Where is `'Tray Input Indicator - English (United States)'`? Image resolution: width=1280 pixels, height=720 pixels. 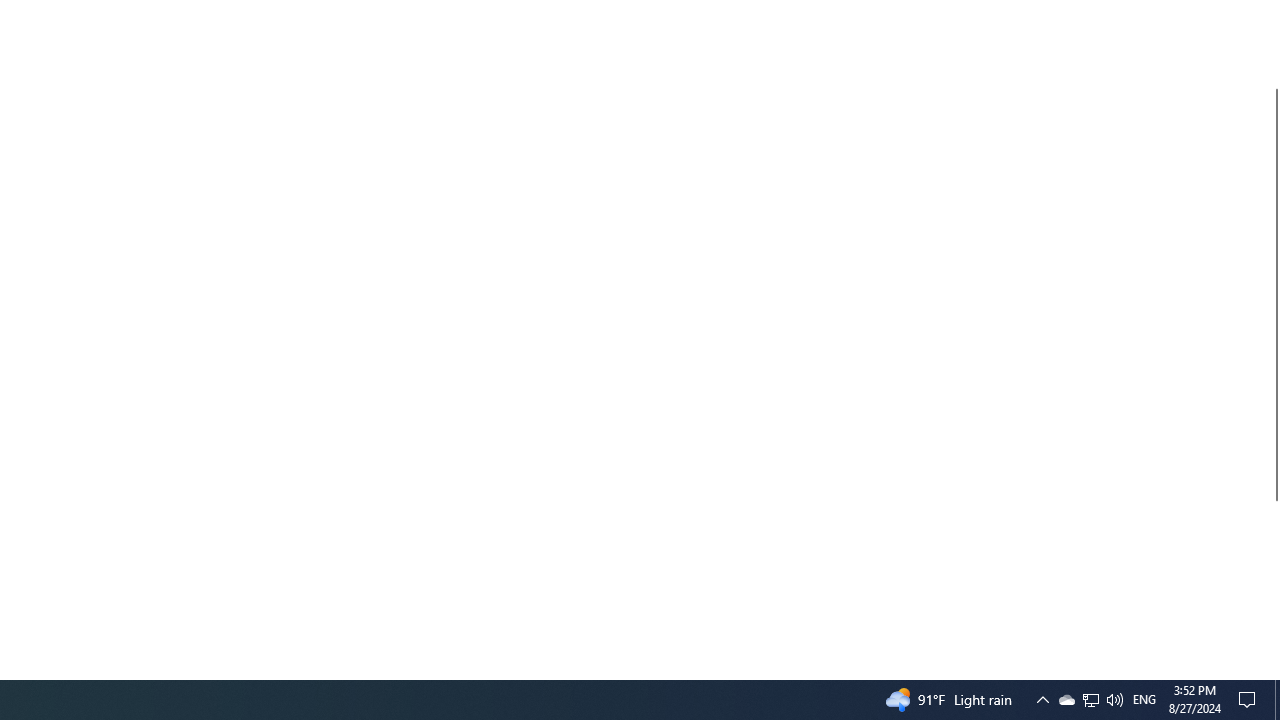
'Tray Input Indicator - English (United States)' is located at coordinates (1144, 698).